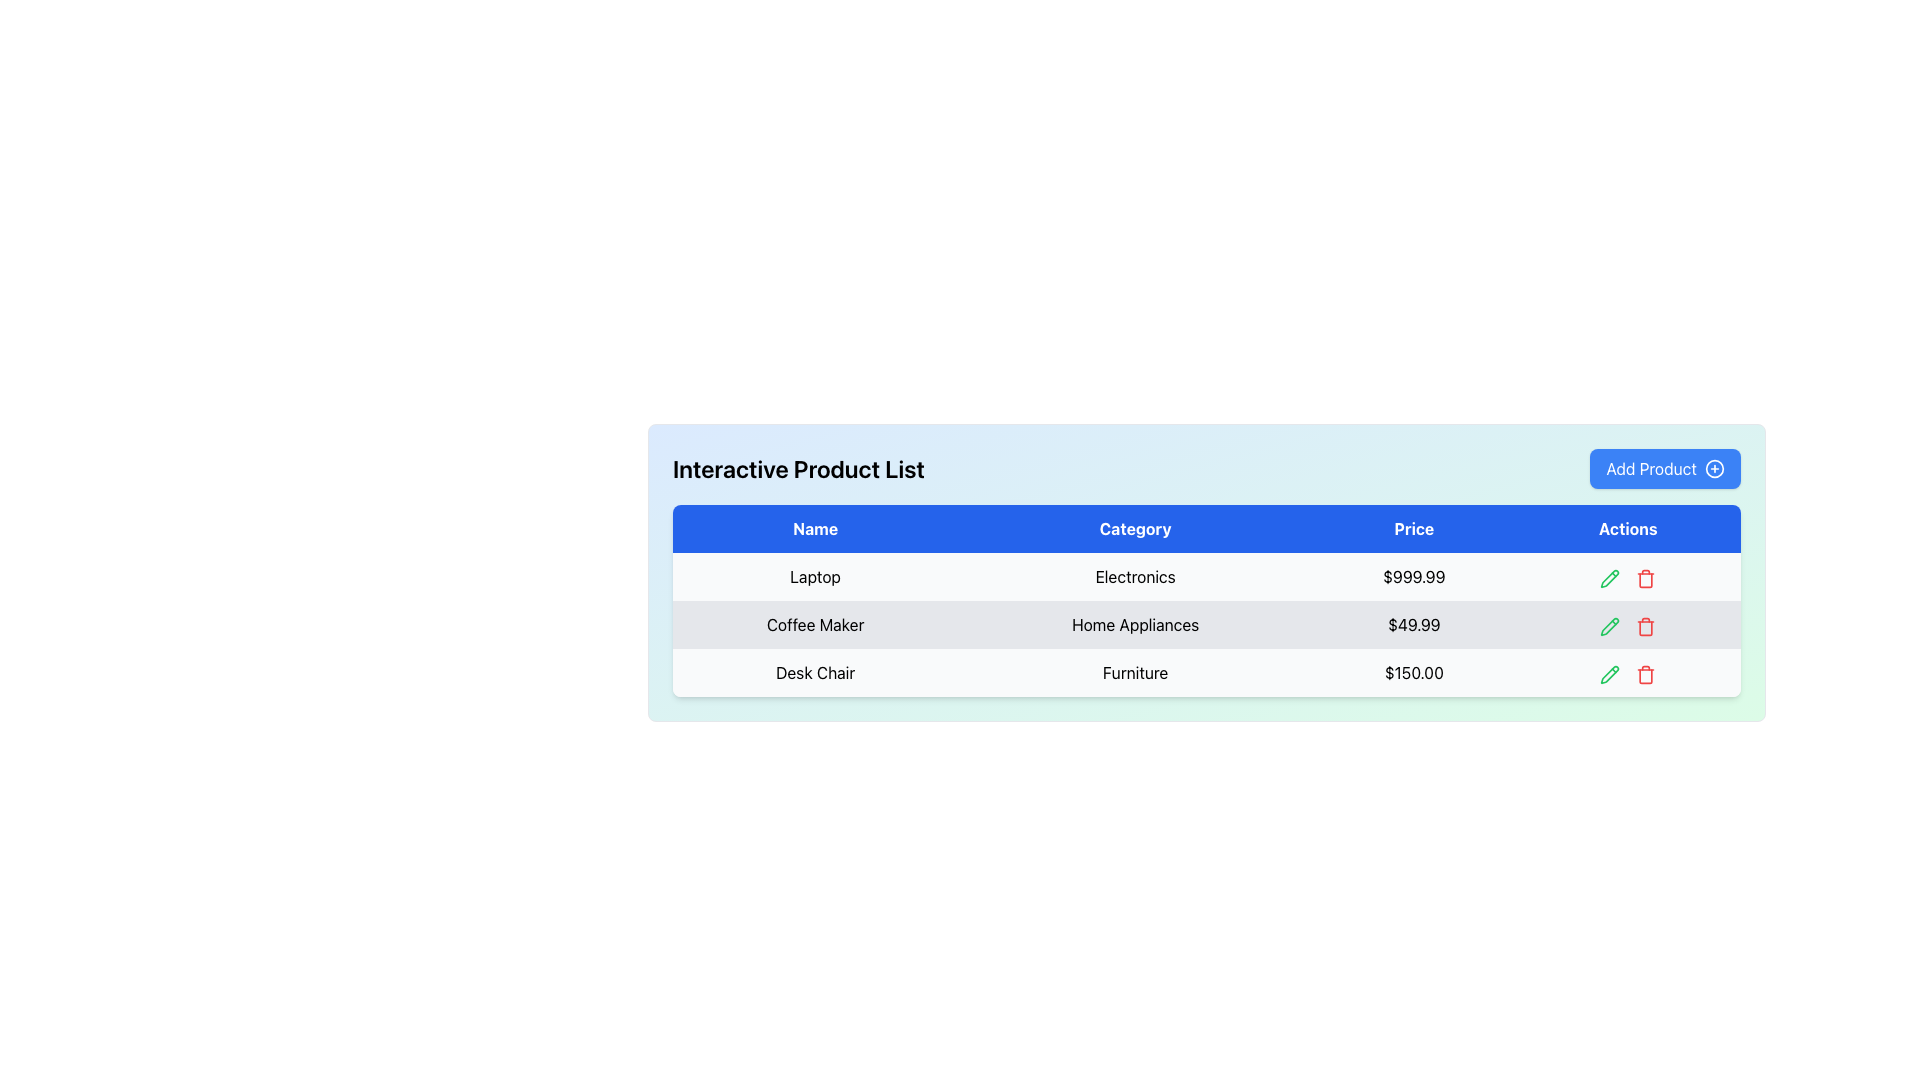  I want to click on the 'Laptop' text label, so click(815, 577).